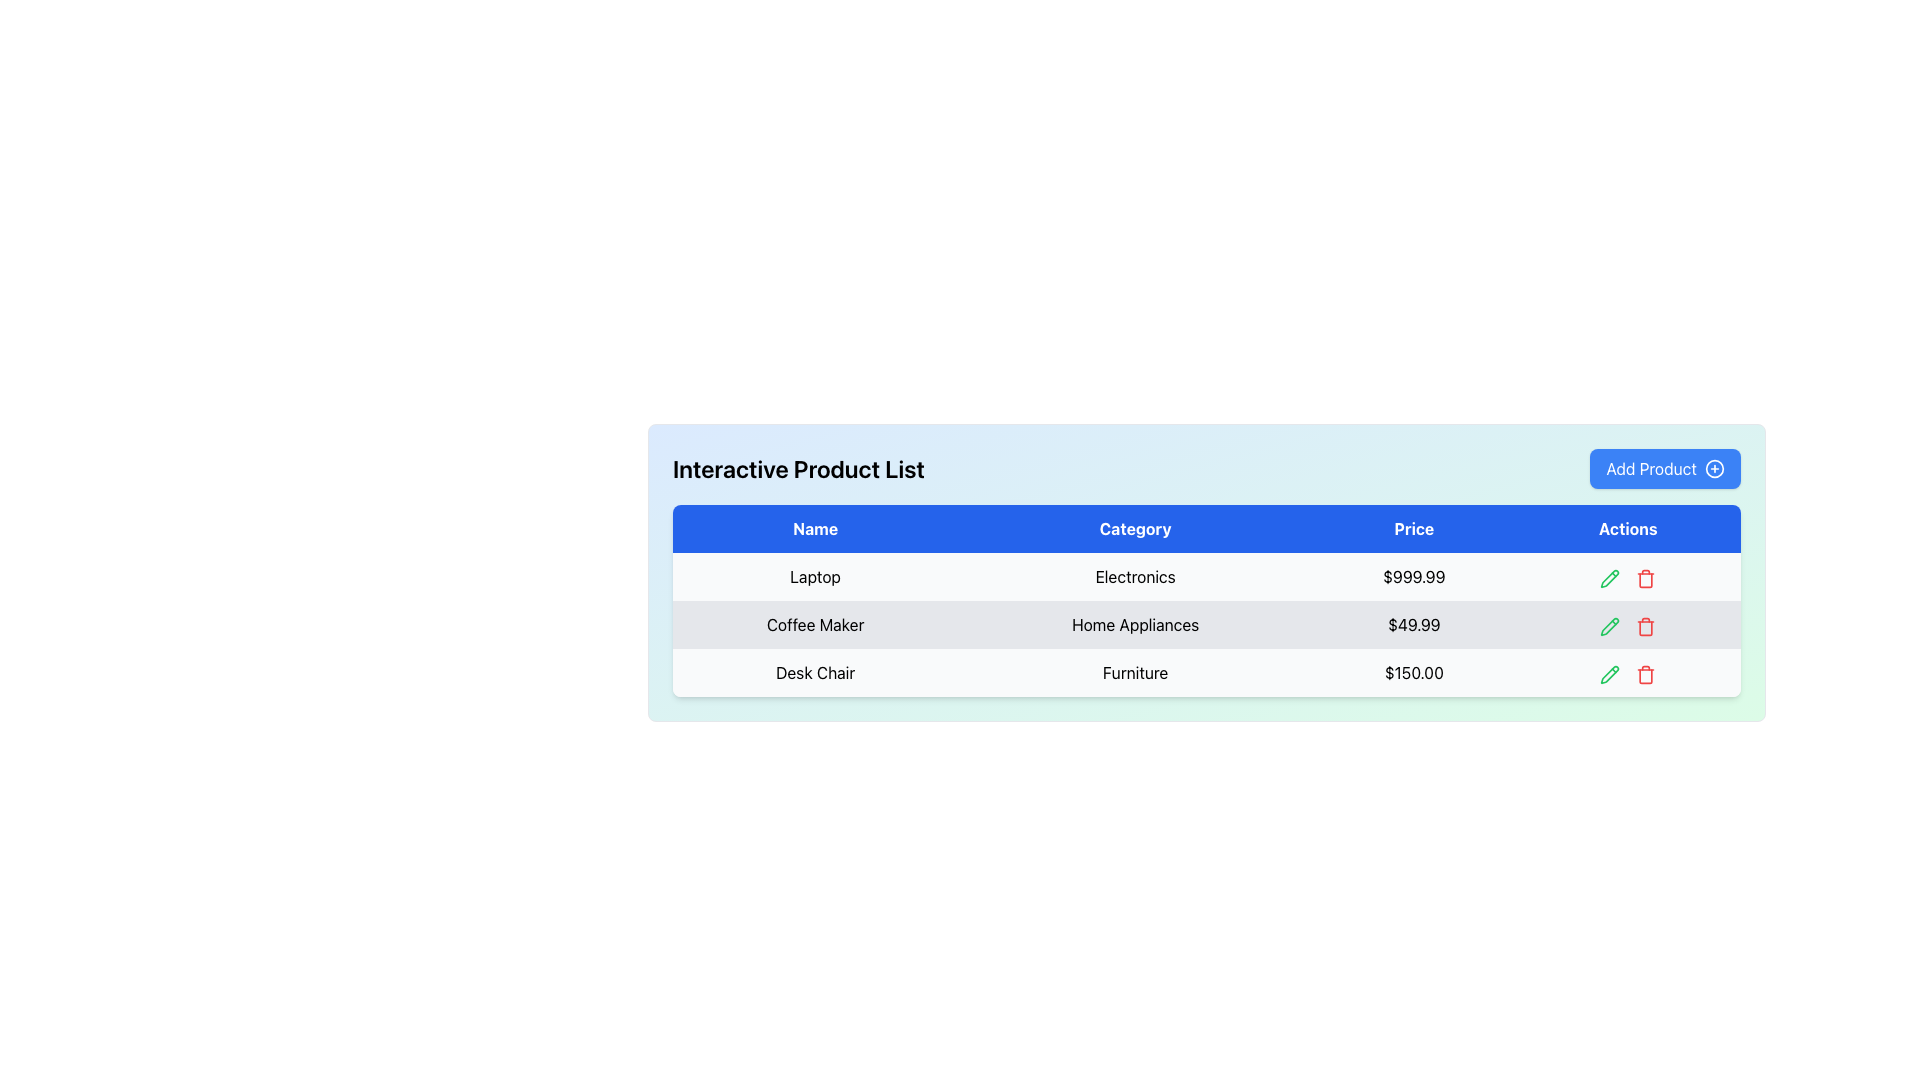  I want to click on the 'Laptop' text label, so click(815, 577).